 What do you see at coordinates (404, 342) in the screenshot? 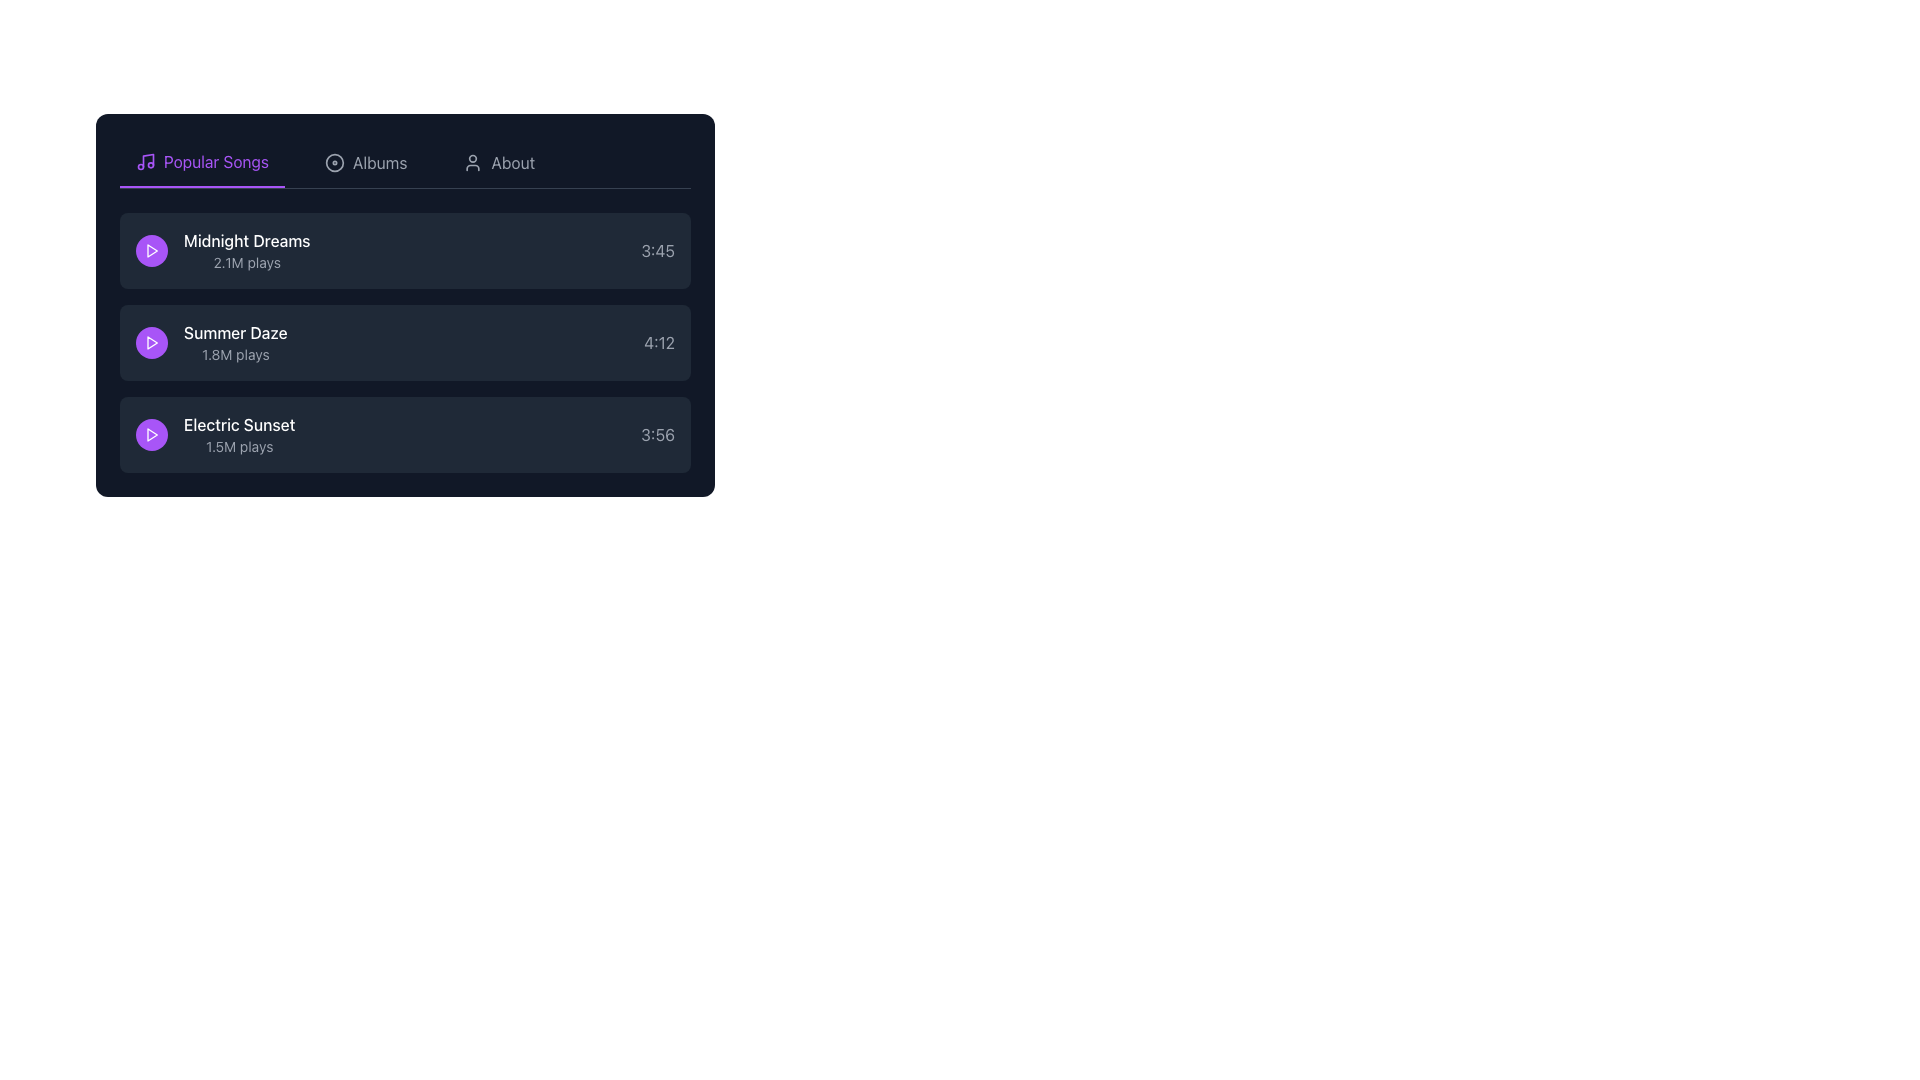
I see `the second row of the song list, which represents a song entry in the playlist` at bounding box center [404, 342].